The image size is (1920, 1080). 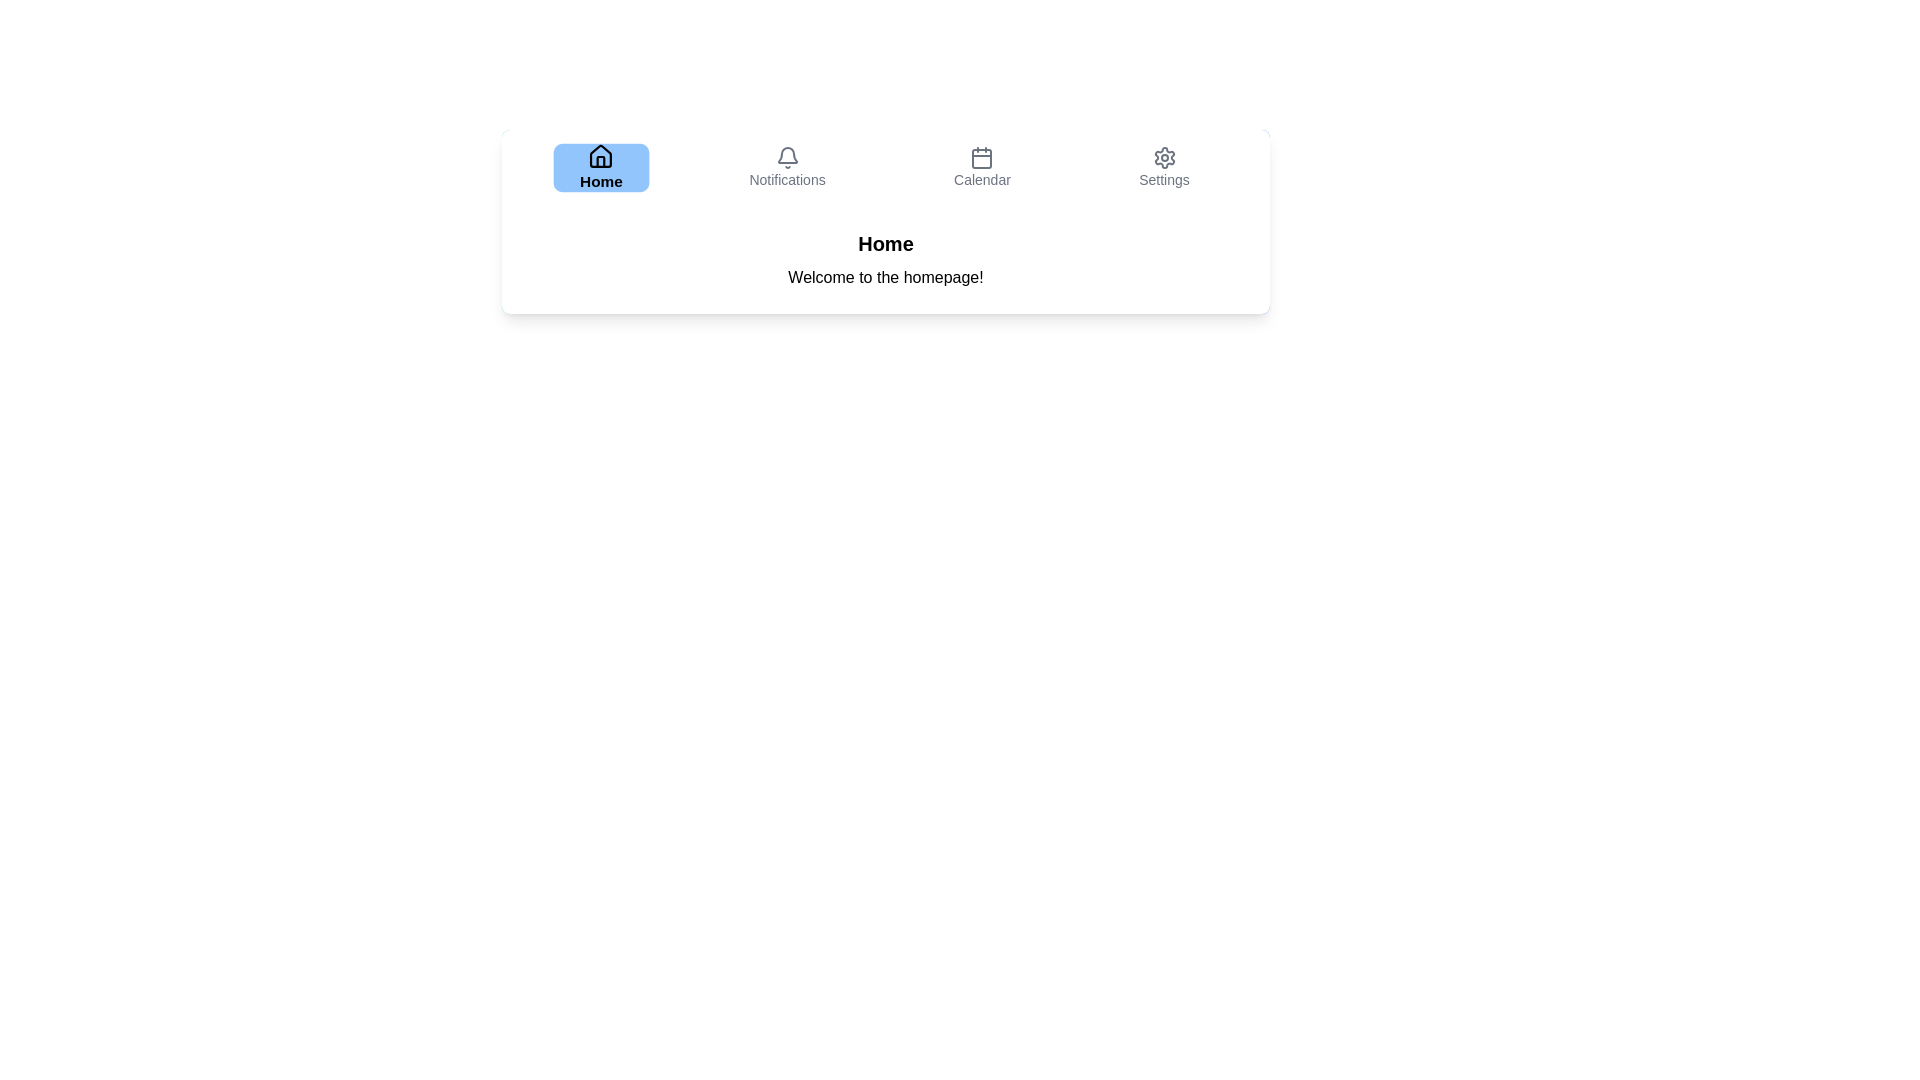 What do you see at coordinates (982, 180) in the screenshot?
I see `the text label that describes the calendar feature located centrally beneath the calendar icon, positioned between 'Notifications' and 'Settings'` at bounding box center [982, 180].